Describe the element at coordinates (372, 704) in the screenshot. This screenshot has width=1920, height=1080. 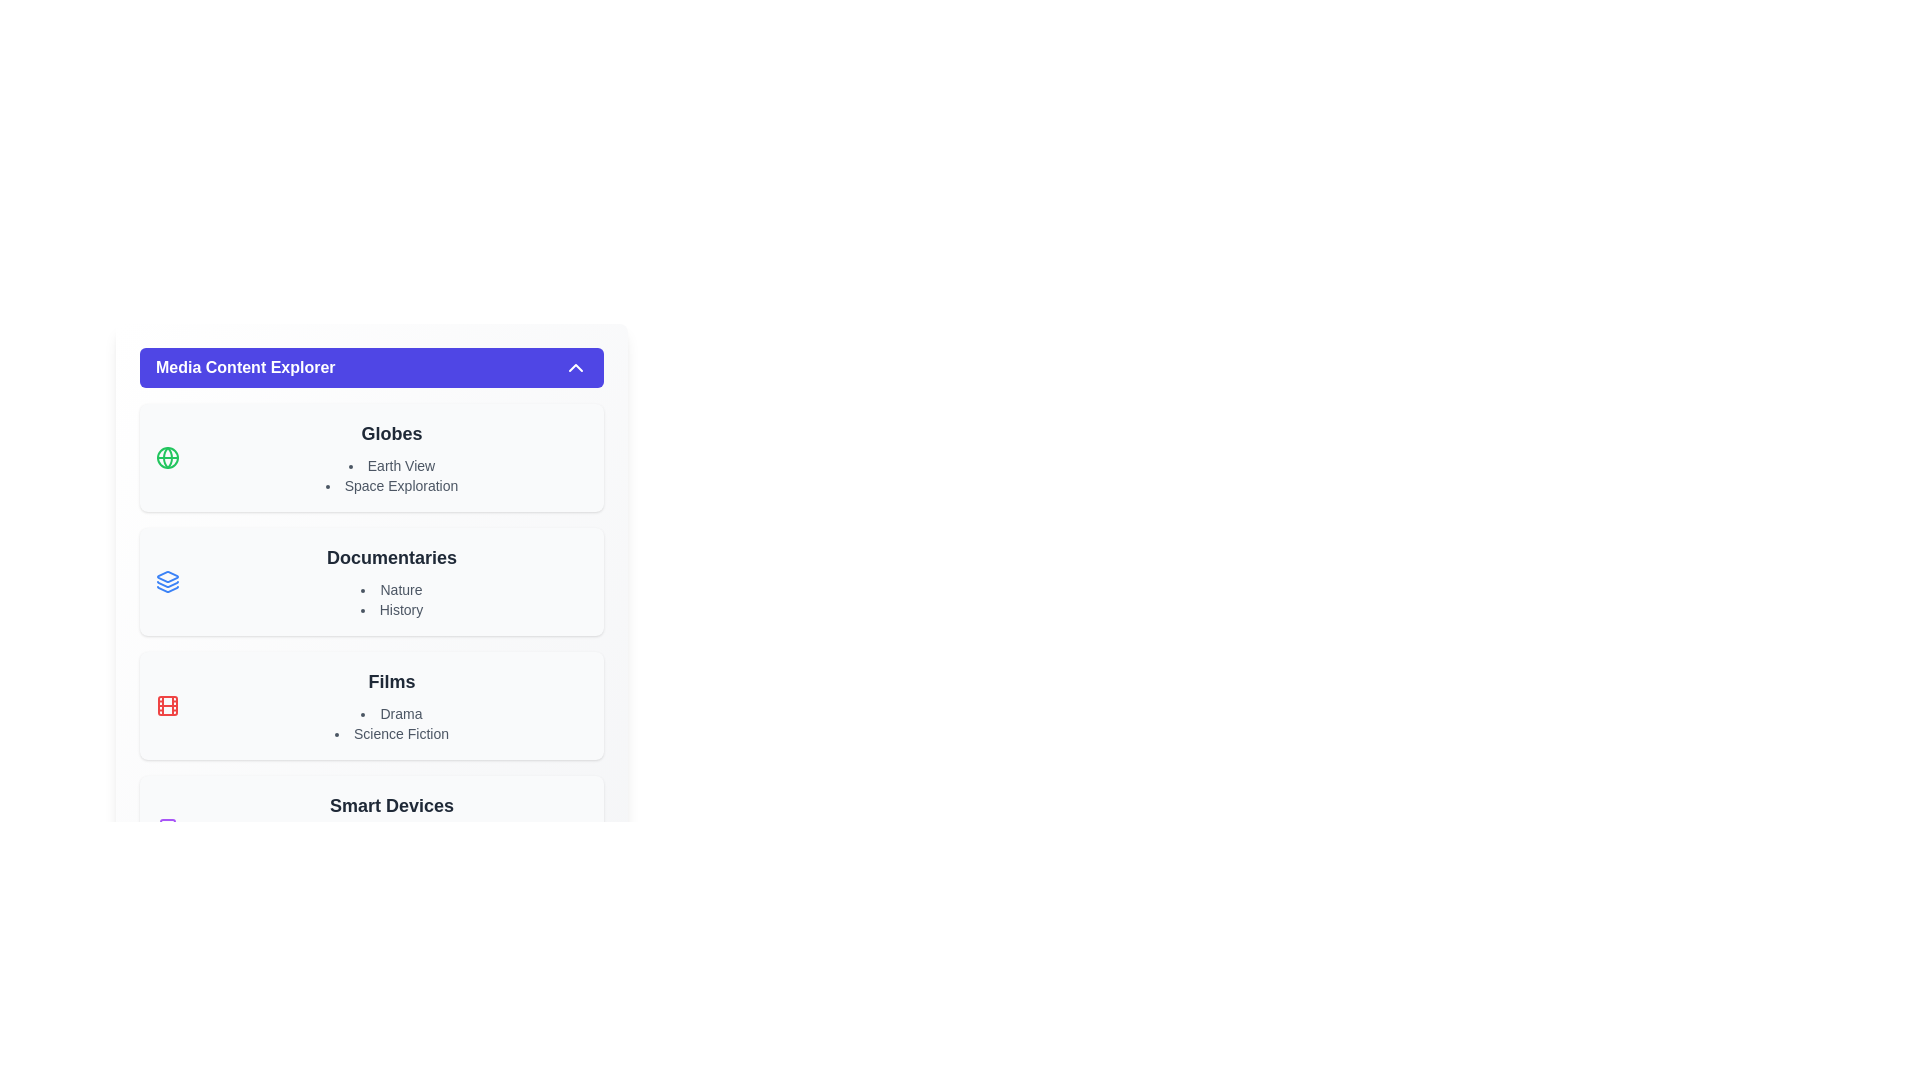
I see `the 'Films' section which has a bold title and a list of items 'Drama' and 'Science Fiction', positioned as the third section in the vertical list of categories` at that location.